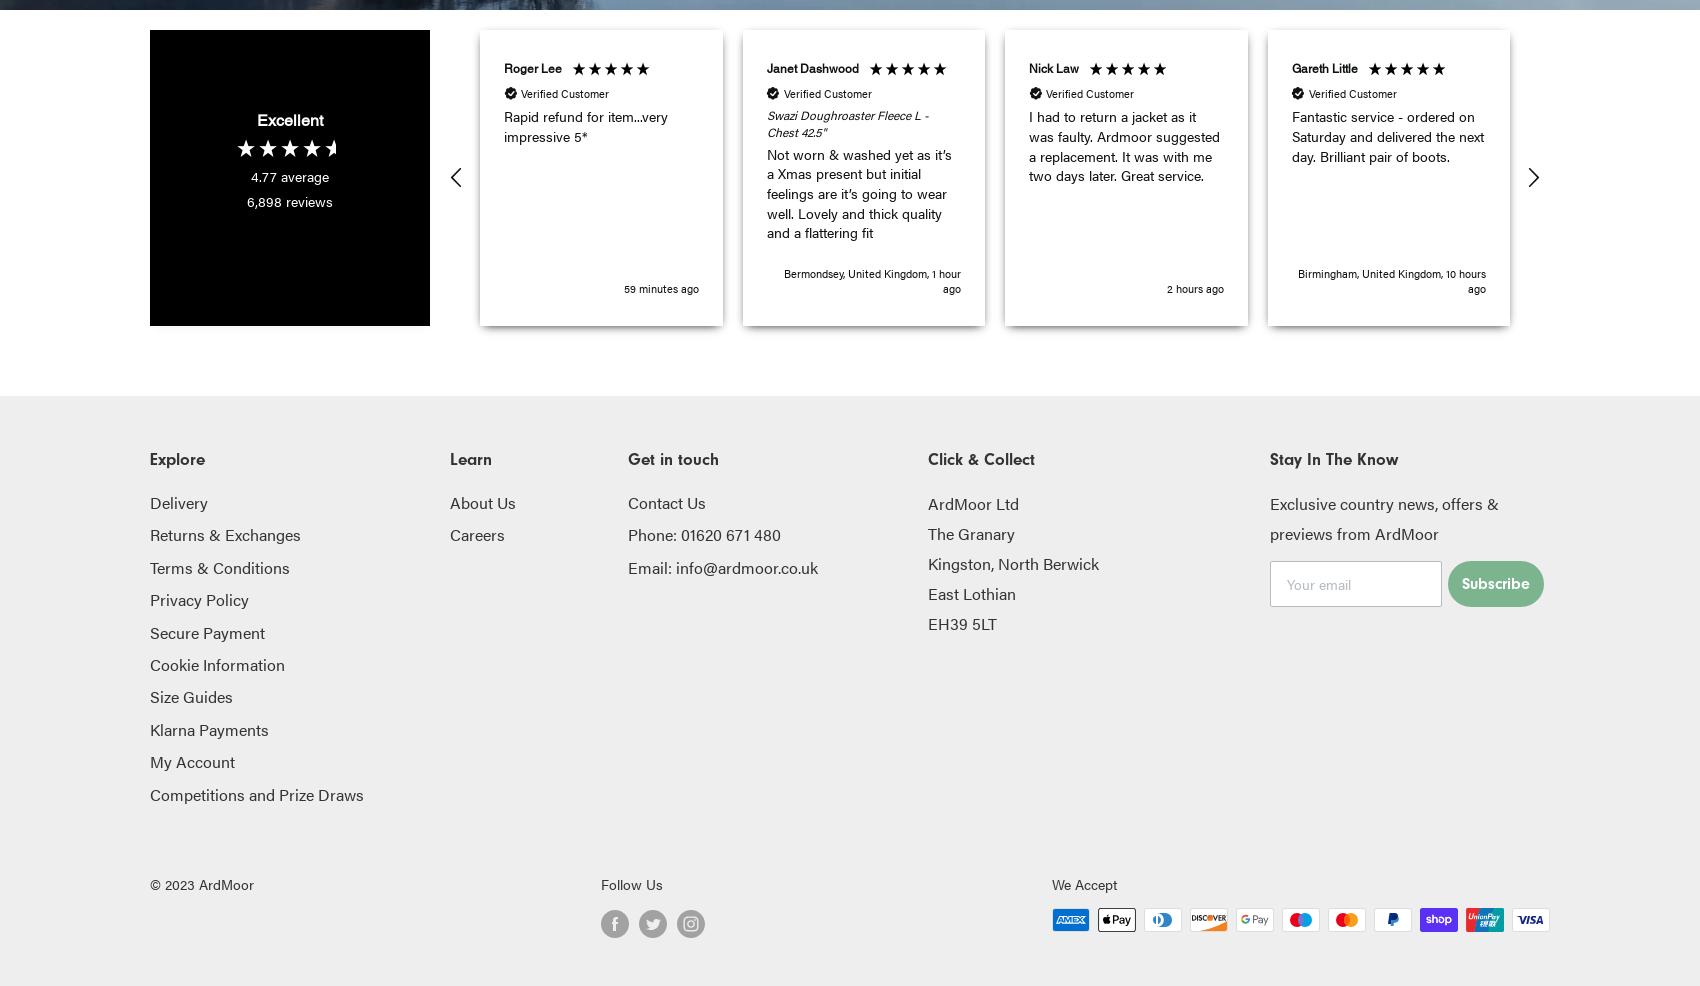 This screenshot has width=1700, height=986. Describe the element at coordinates (178, 501) in the screenshot. I see `'Delivery'` at that location.